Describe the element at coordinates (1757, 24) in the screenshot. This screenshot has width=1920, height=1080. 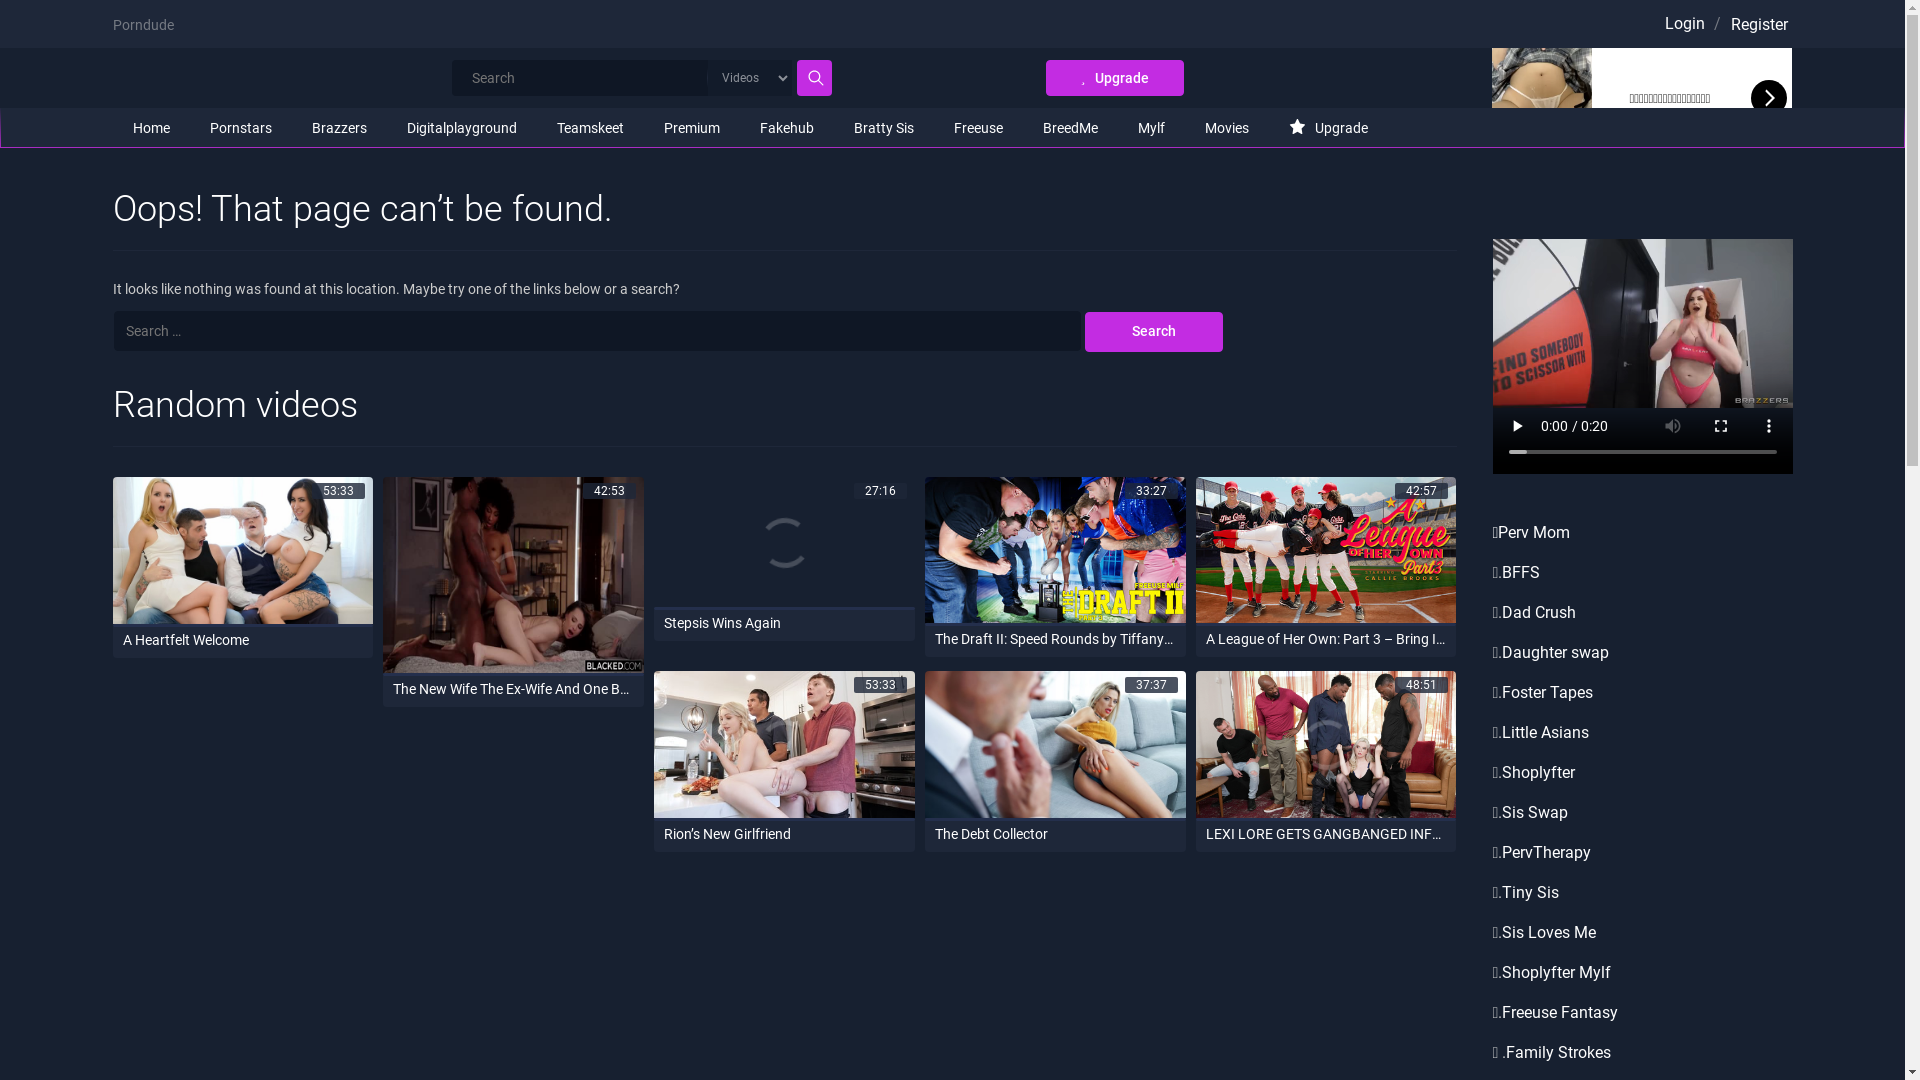
I see `'Register'` at that location.